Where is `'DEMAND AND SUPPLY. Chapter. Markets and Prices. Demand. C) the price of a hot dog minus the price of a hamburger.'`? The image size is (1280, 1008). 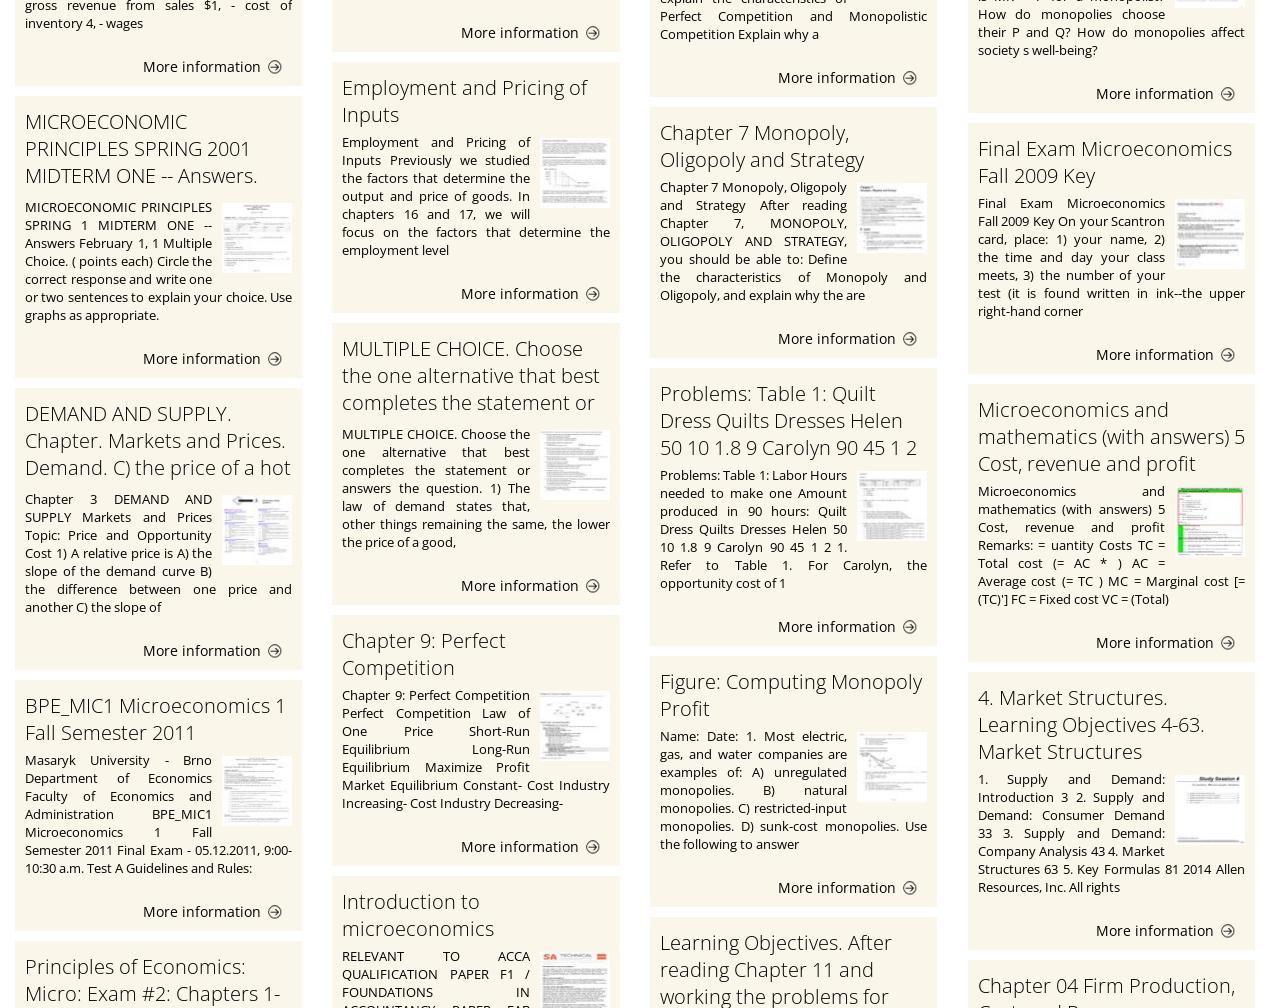
'DEMAND AND SUPPLY. Chapter. Markets and Prices. Demand. C) the price of a hot dog minus the price of a hamburger.' is located at coordinates (156, 467).